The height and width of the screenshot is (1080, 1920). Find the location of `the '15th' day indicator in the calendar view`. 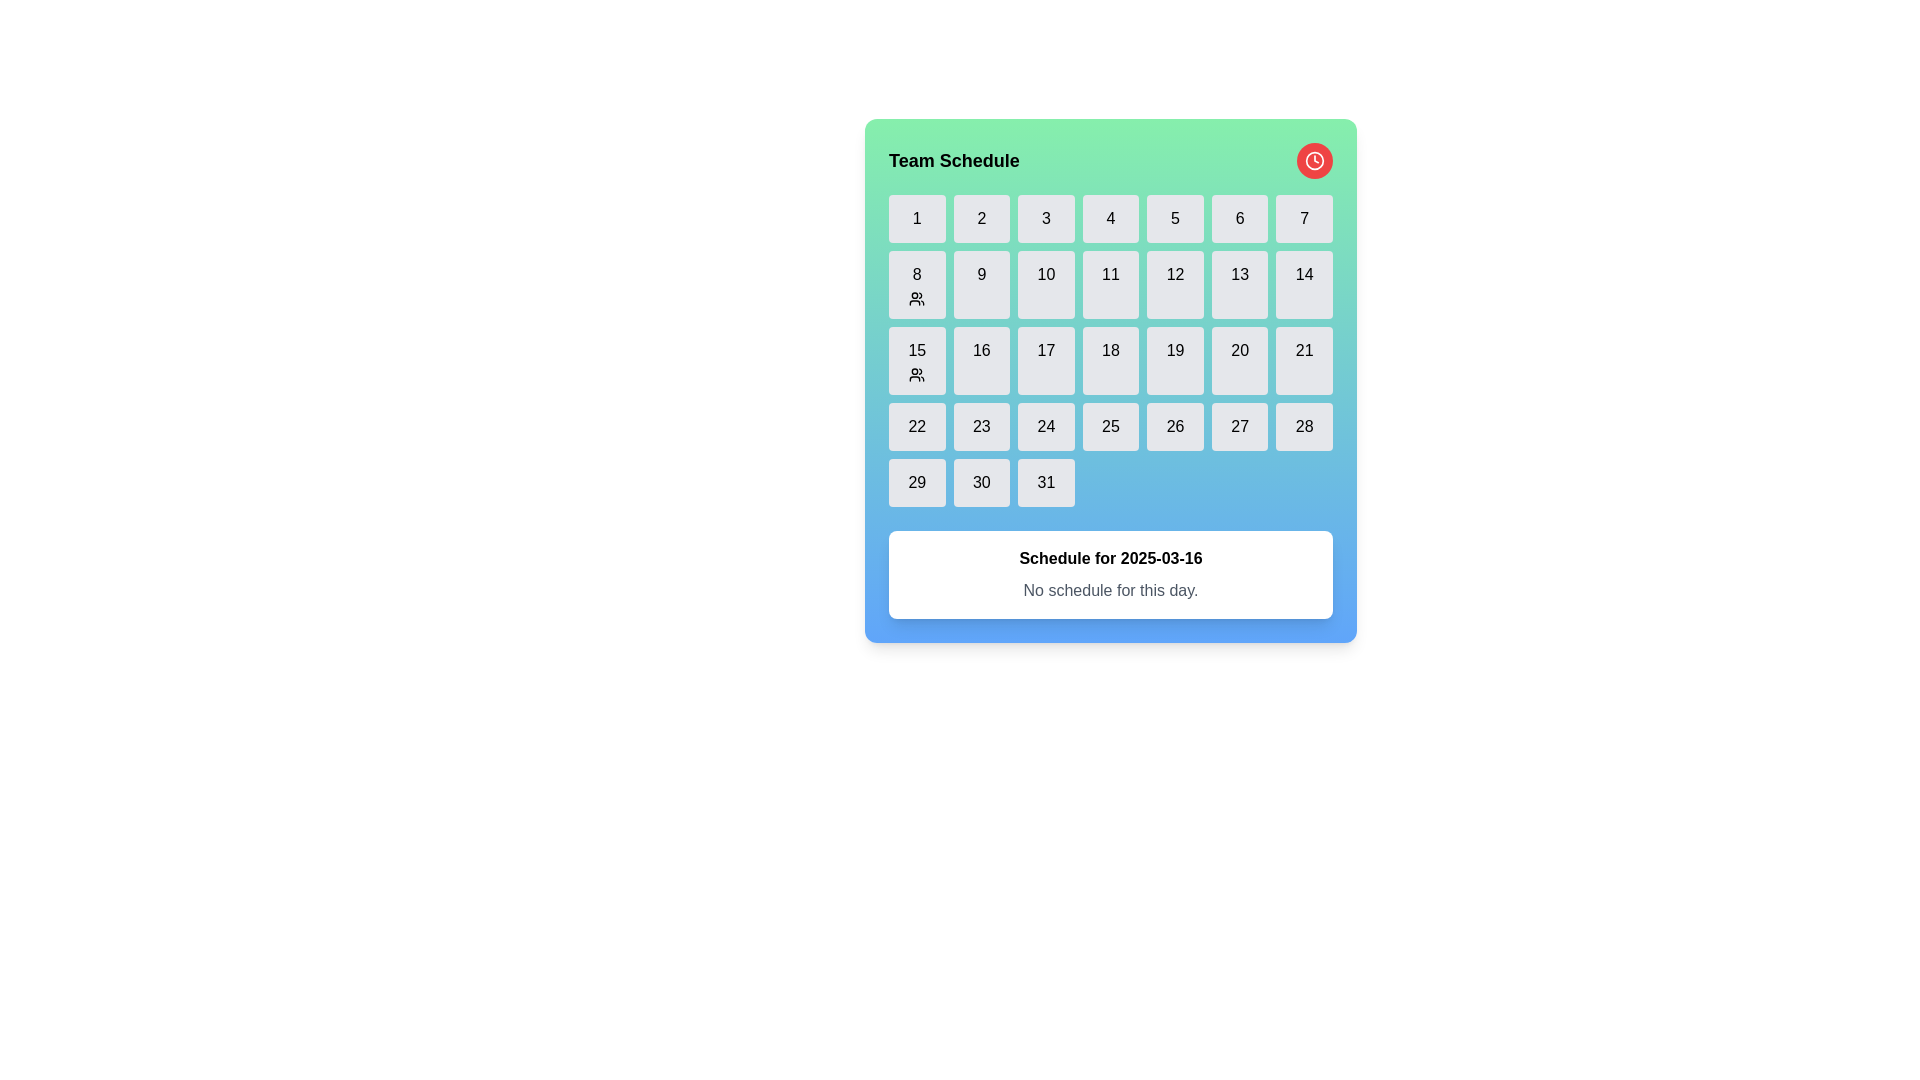

the '15th' day indicator in the calendar view is located at coordinates (916, 350).